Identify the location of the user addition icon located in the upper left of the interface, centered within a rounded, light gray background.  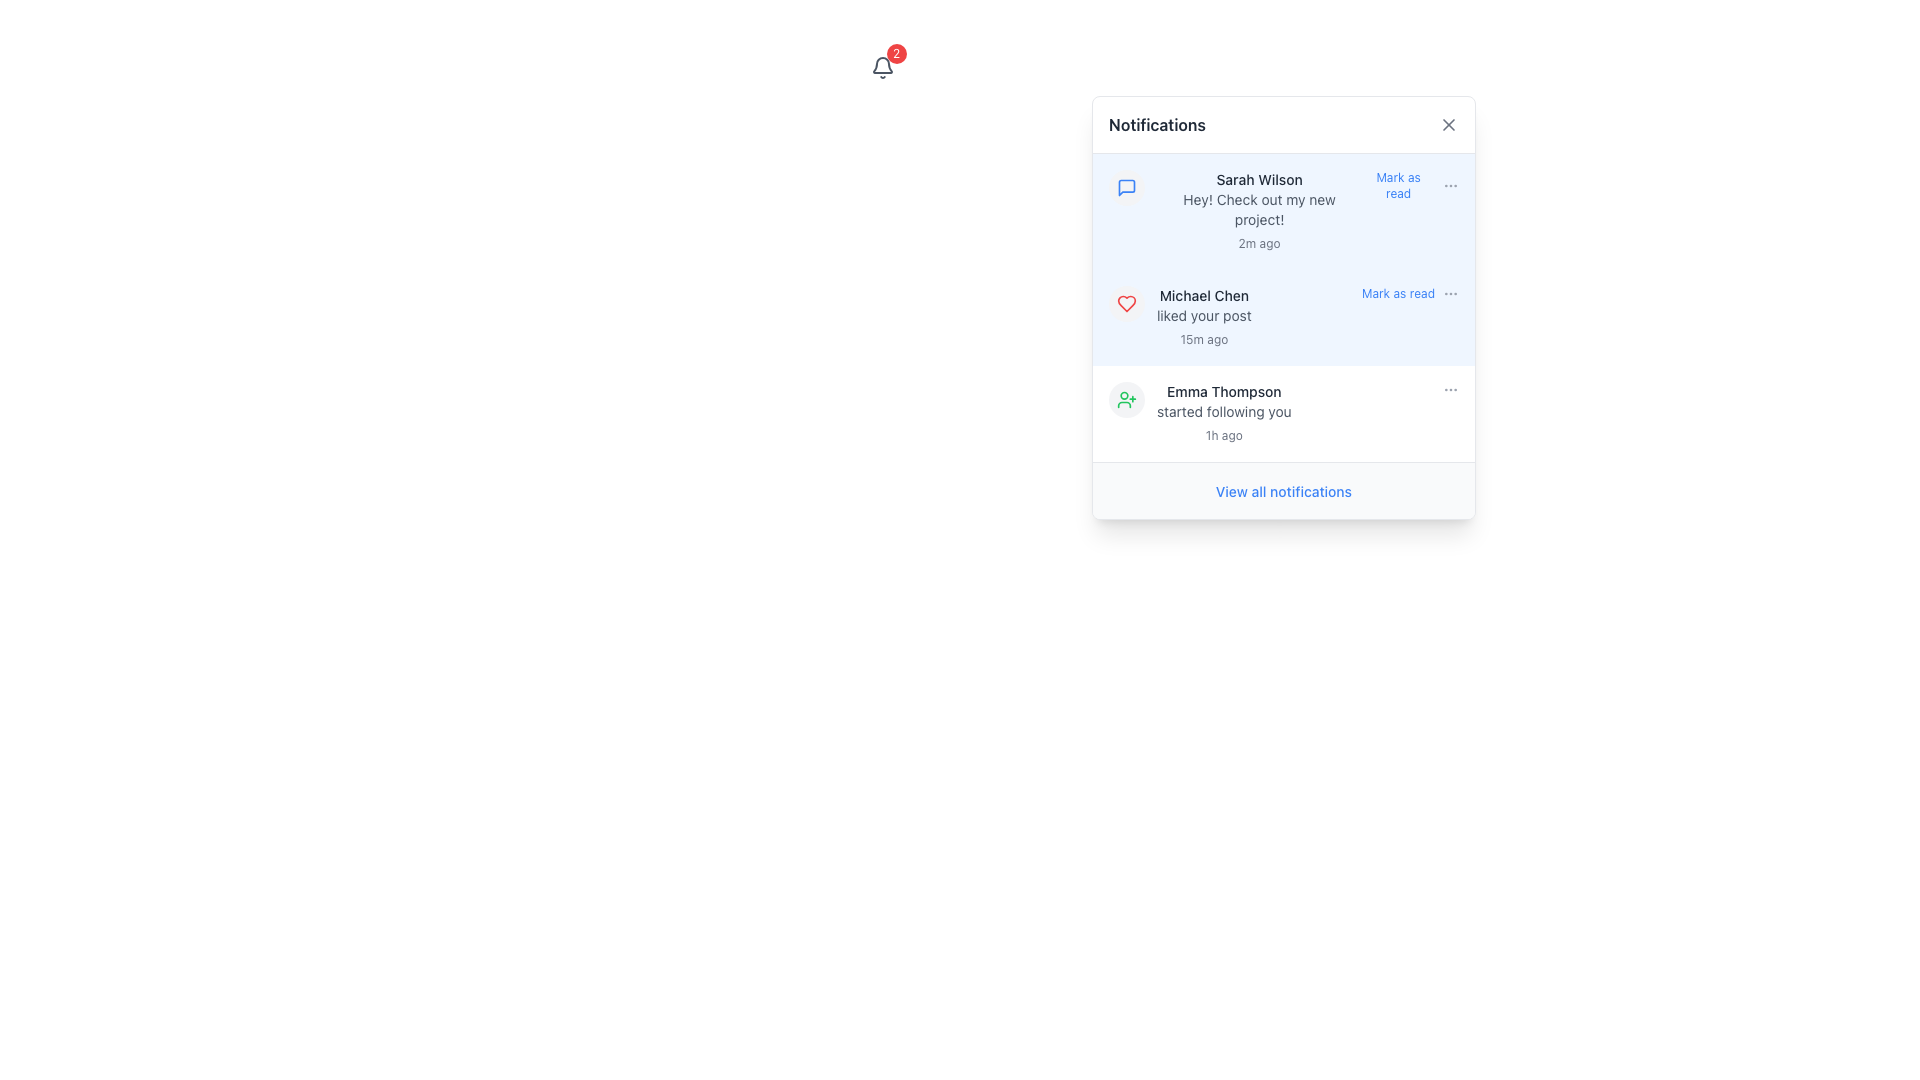
(1127, 400).